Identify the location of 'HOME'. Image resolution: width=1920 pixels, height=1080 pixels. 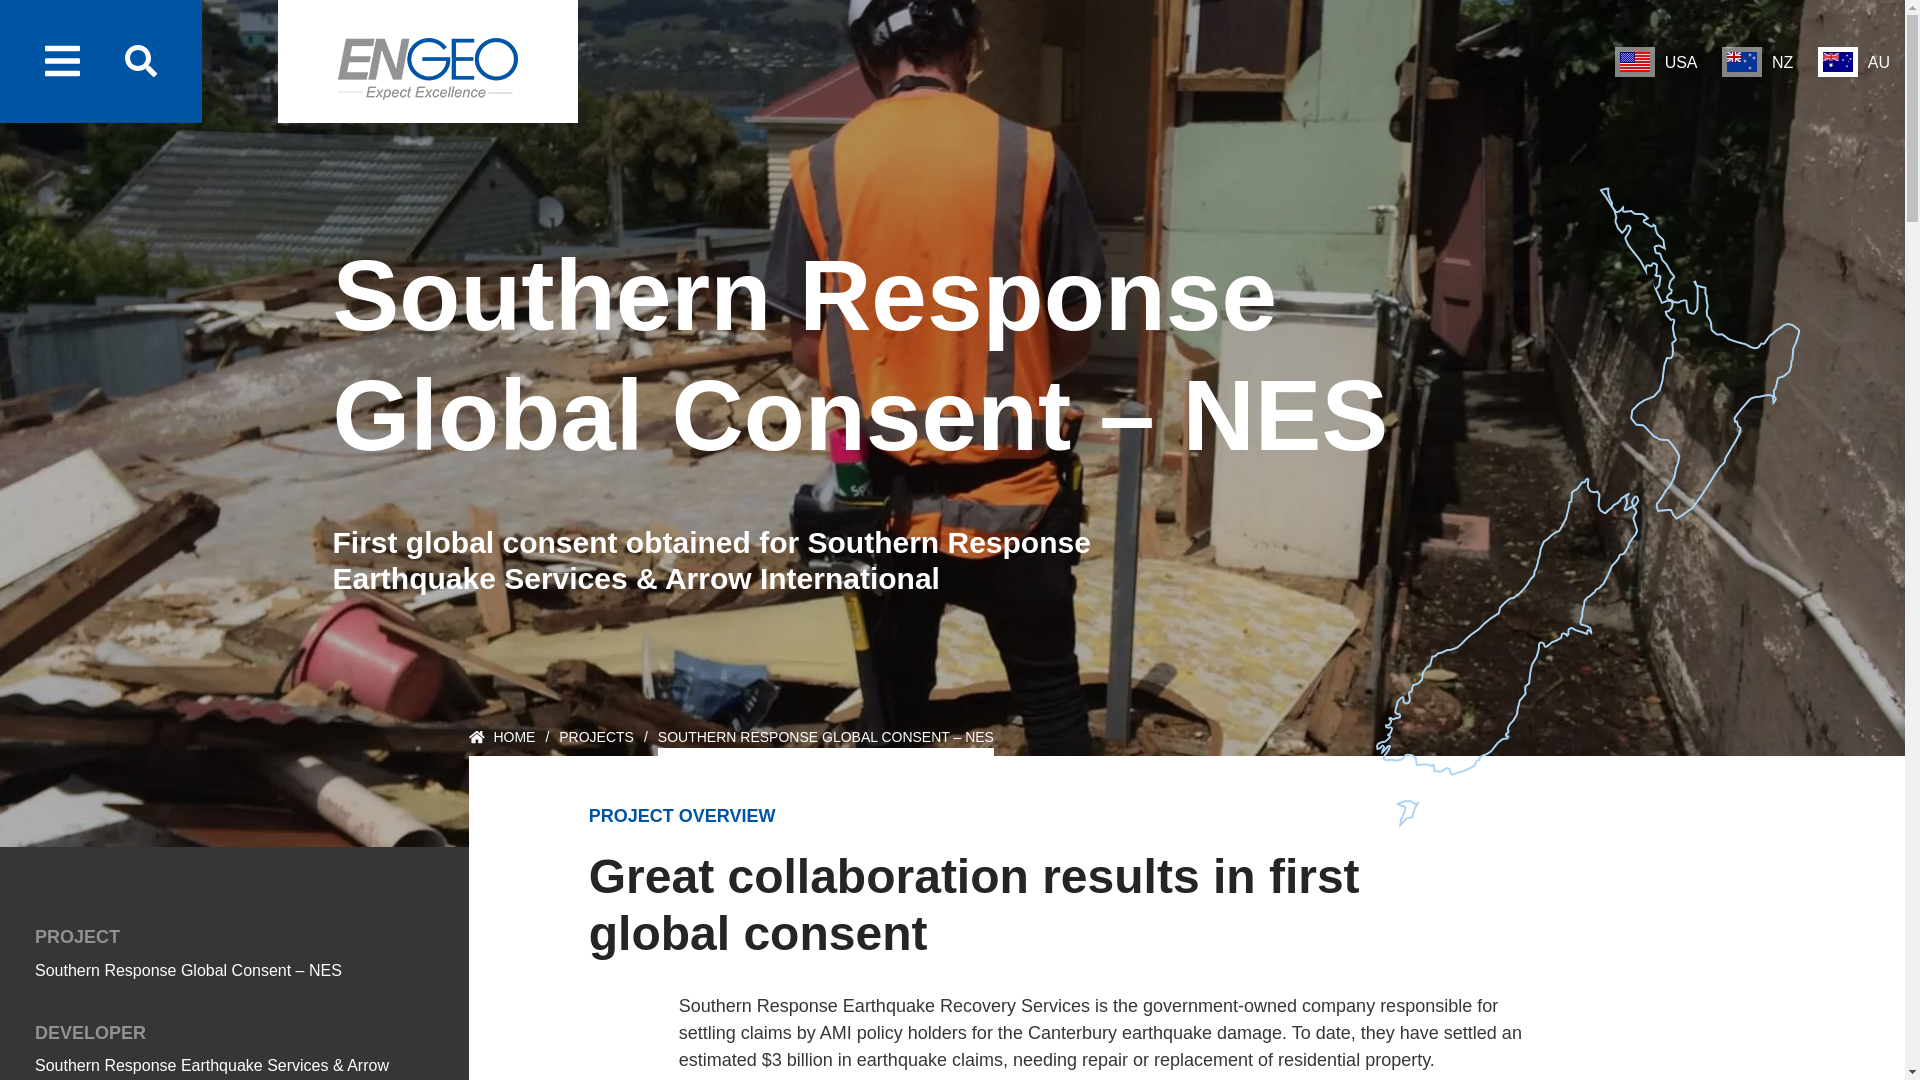
(502, 741).